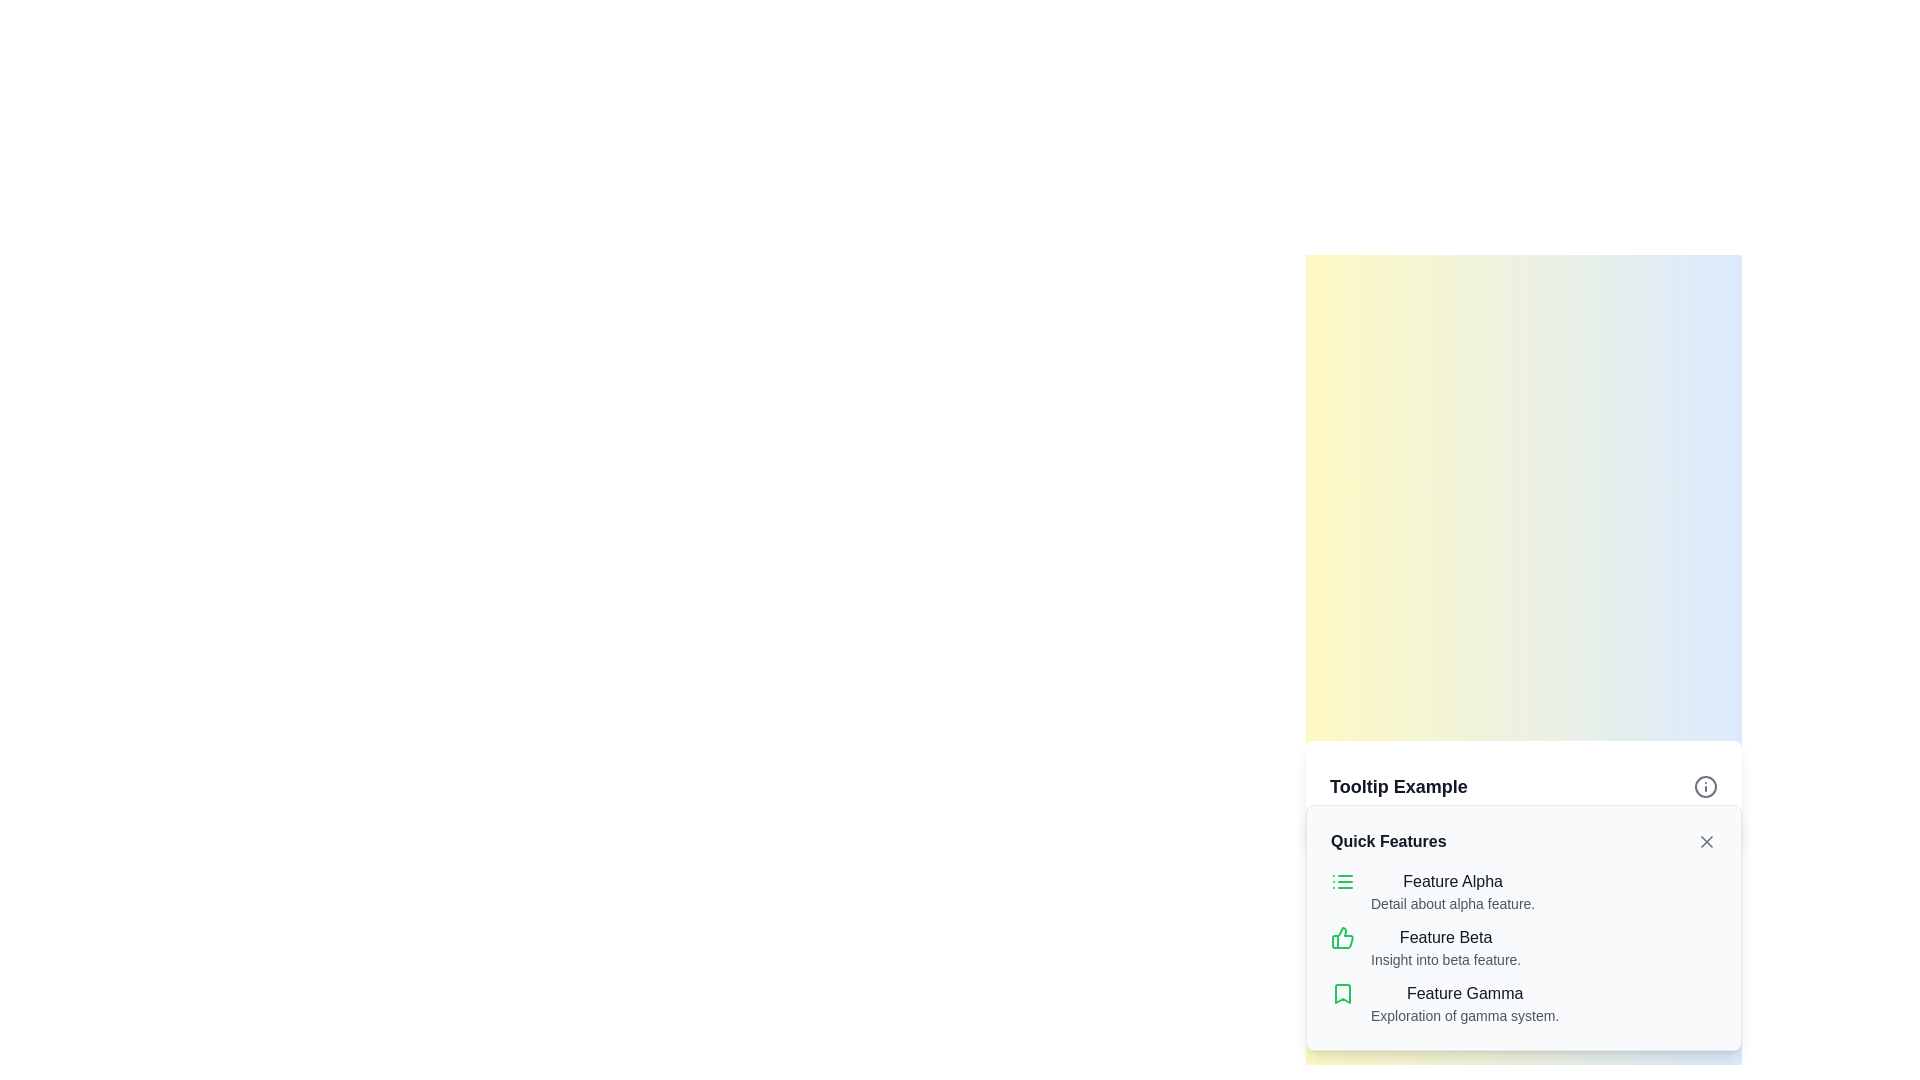 Image resolution: width=1920 pixels, height=1080 pixels. I want to click on the 'Feature Beta' list item, so click(1522, 947).